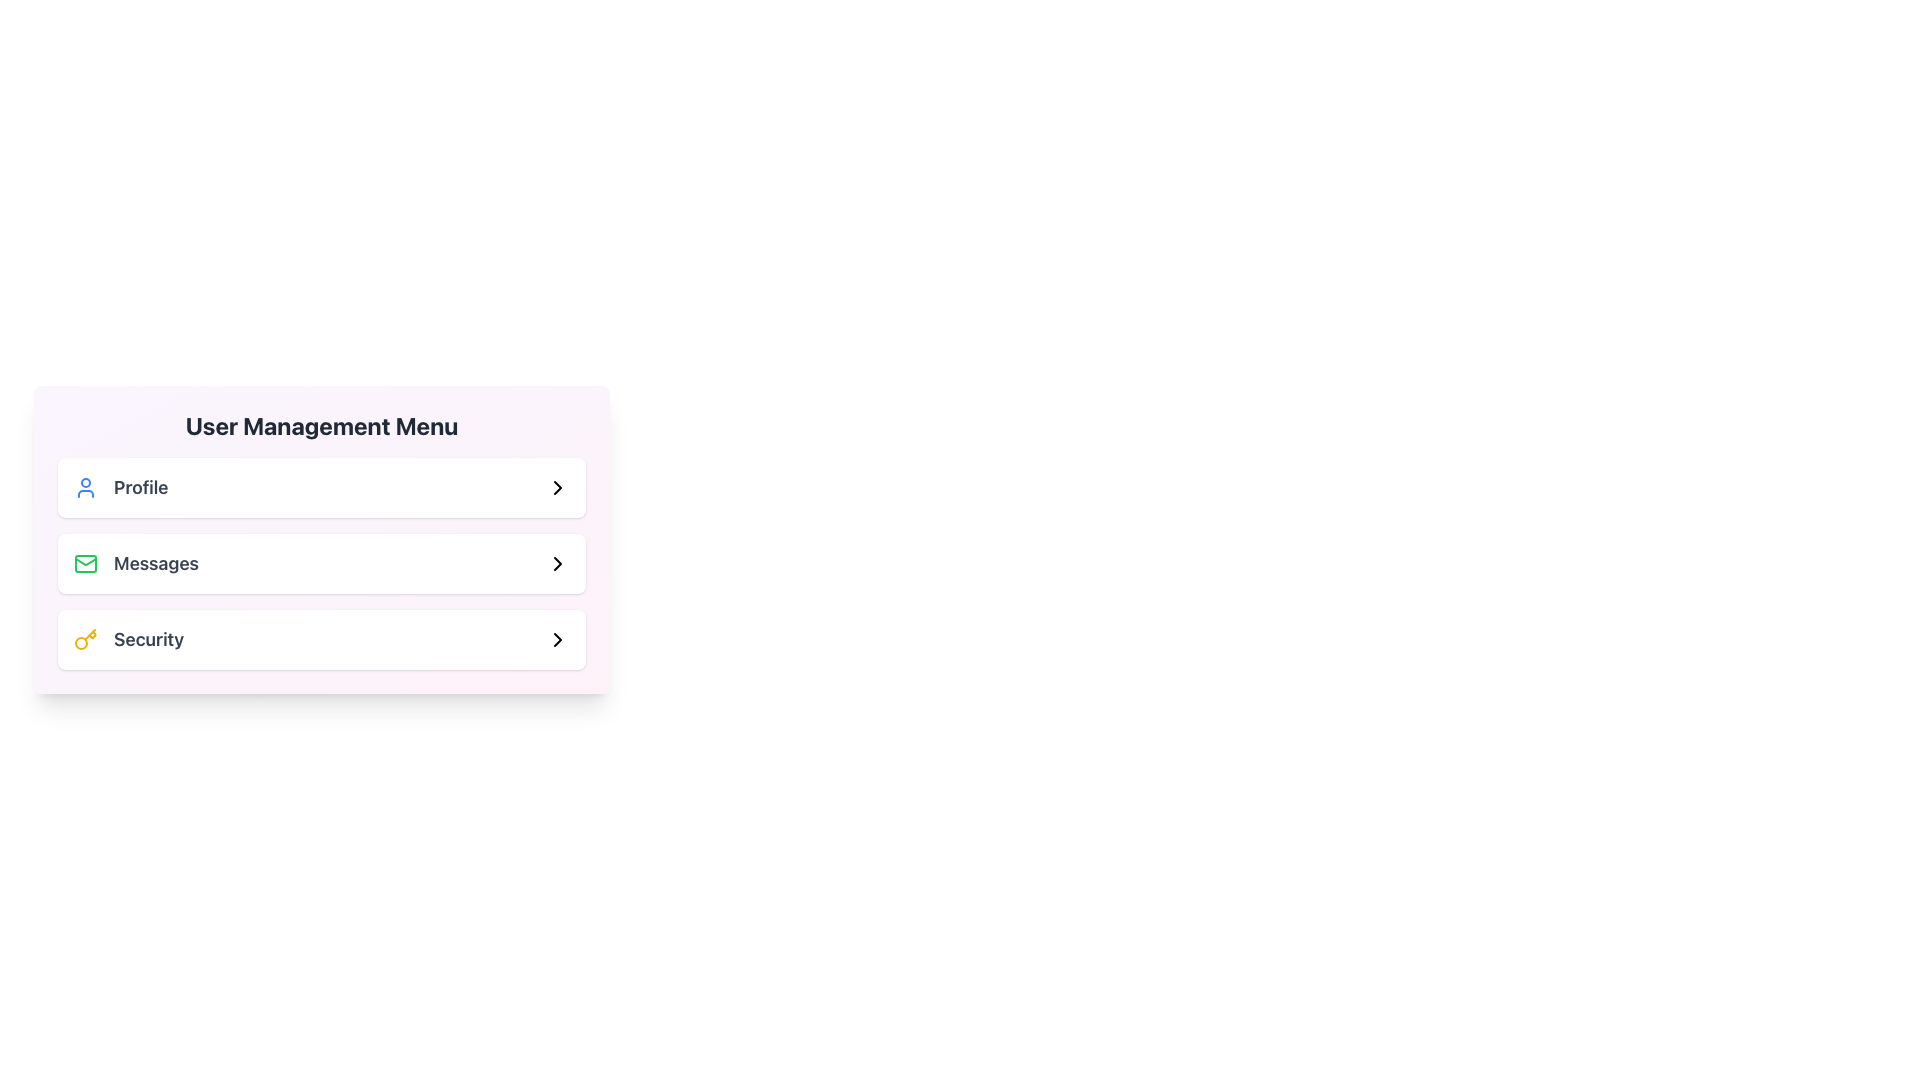 The height and width of the screenshot is (1080, 1920). I want to click on the user profile icon in the 'User Management Menu' which visually represents the 'Profile' option, located on the leftmost side before the 'Profile' label, so click(85, 488).